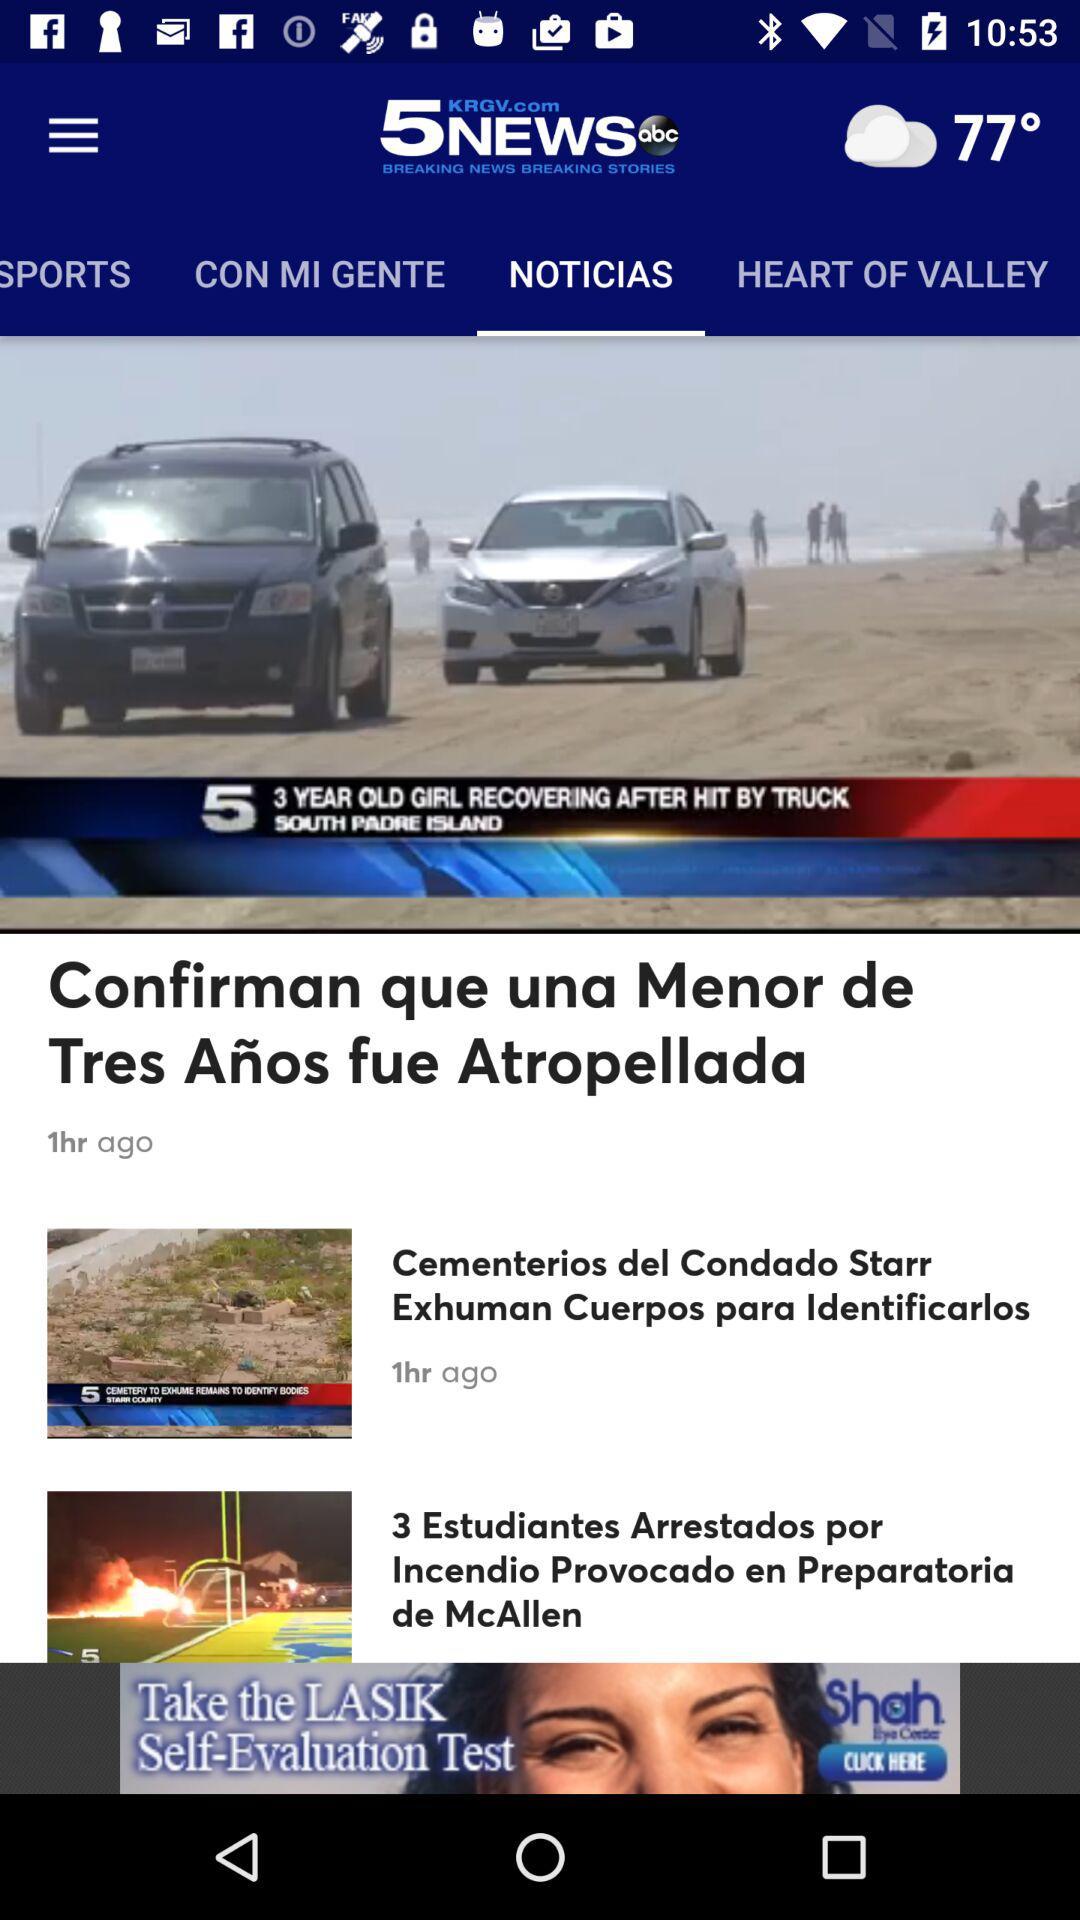 Image resolution: width=1080 pixels, height=1920 pixels. I want to click on click for weather, so click(889, 135).